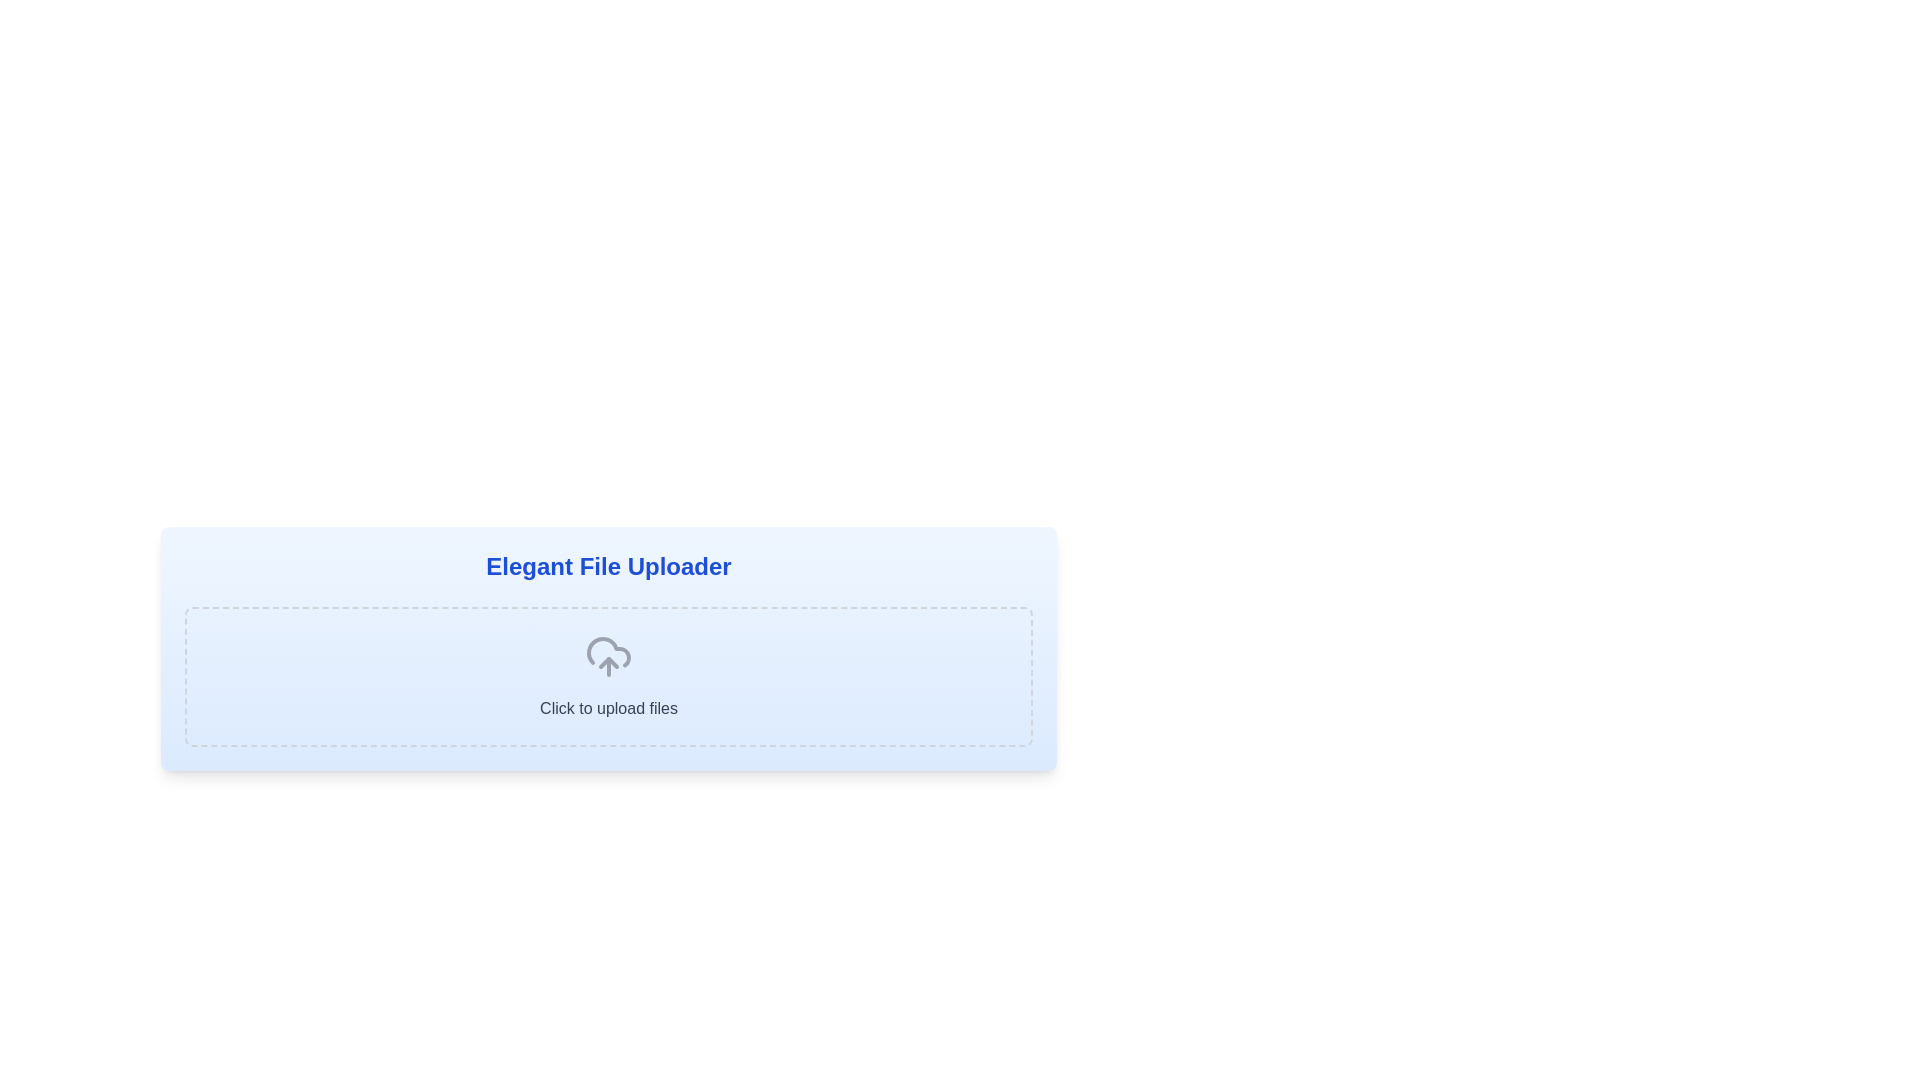 Image resolution: width=1920 pixels, height=1080 pixels. Describe the element at coordinates (608, 676) in the screenshot. I see `the interactive file upload area element with a dashed border and light blue background, located under the heading 'Elegant File Uploader'` at that location.